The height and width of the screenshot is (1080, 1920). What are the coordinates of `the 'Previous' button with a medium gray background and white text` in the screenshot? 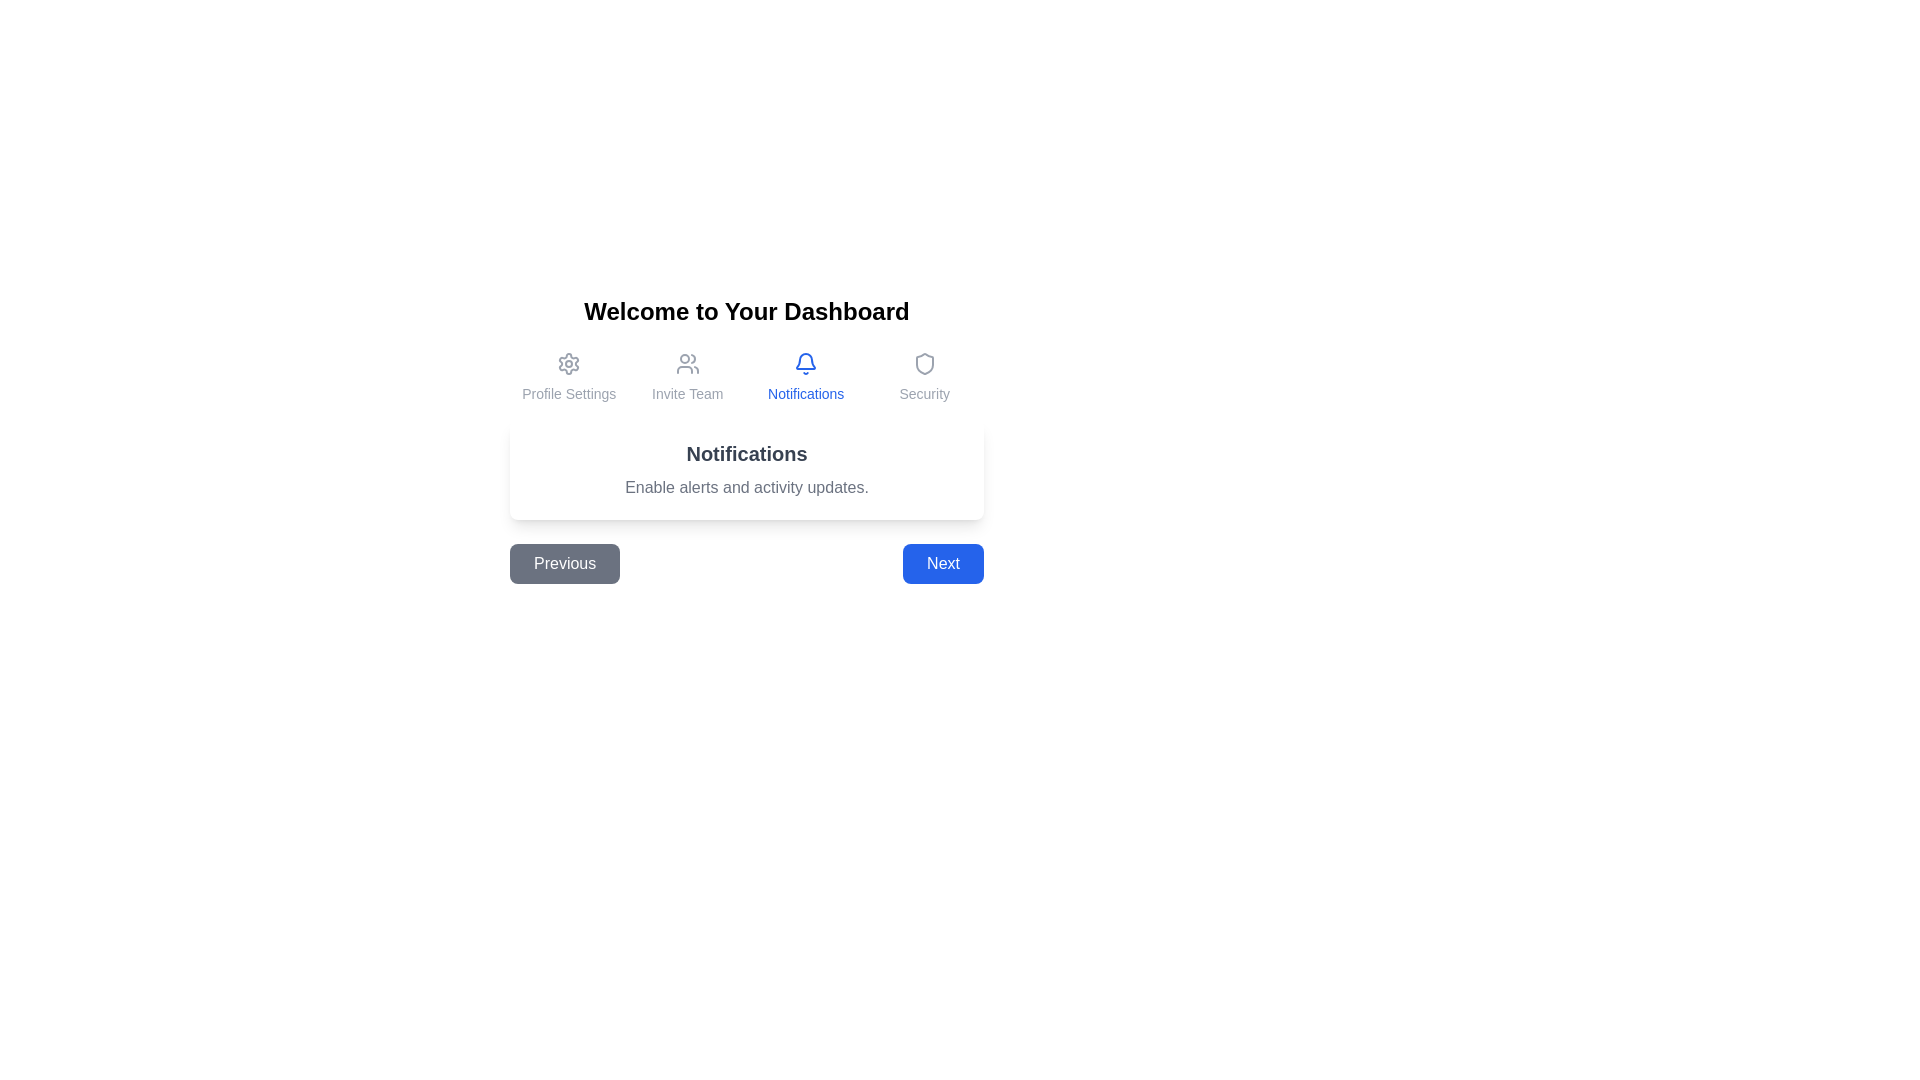 It's located at (564, 563).